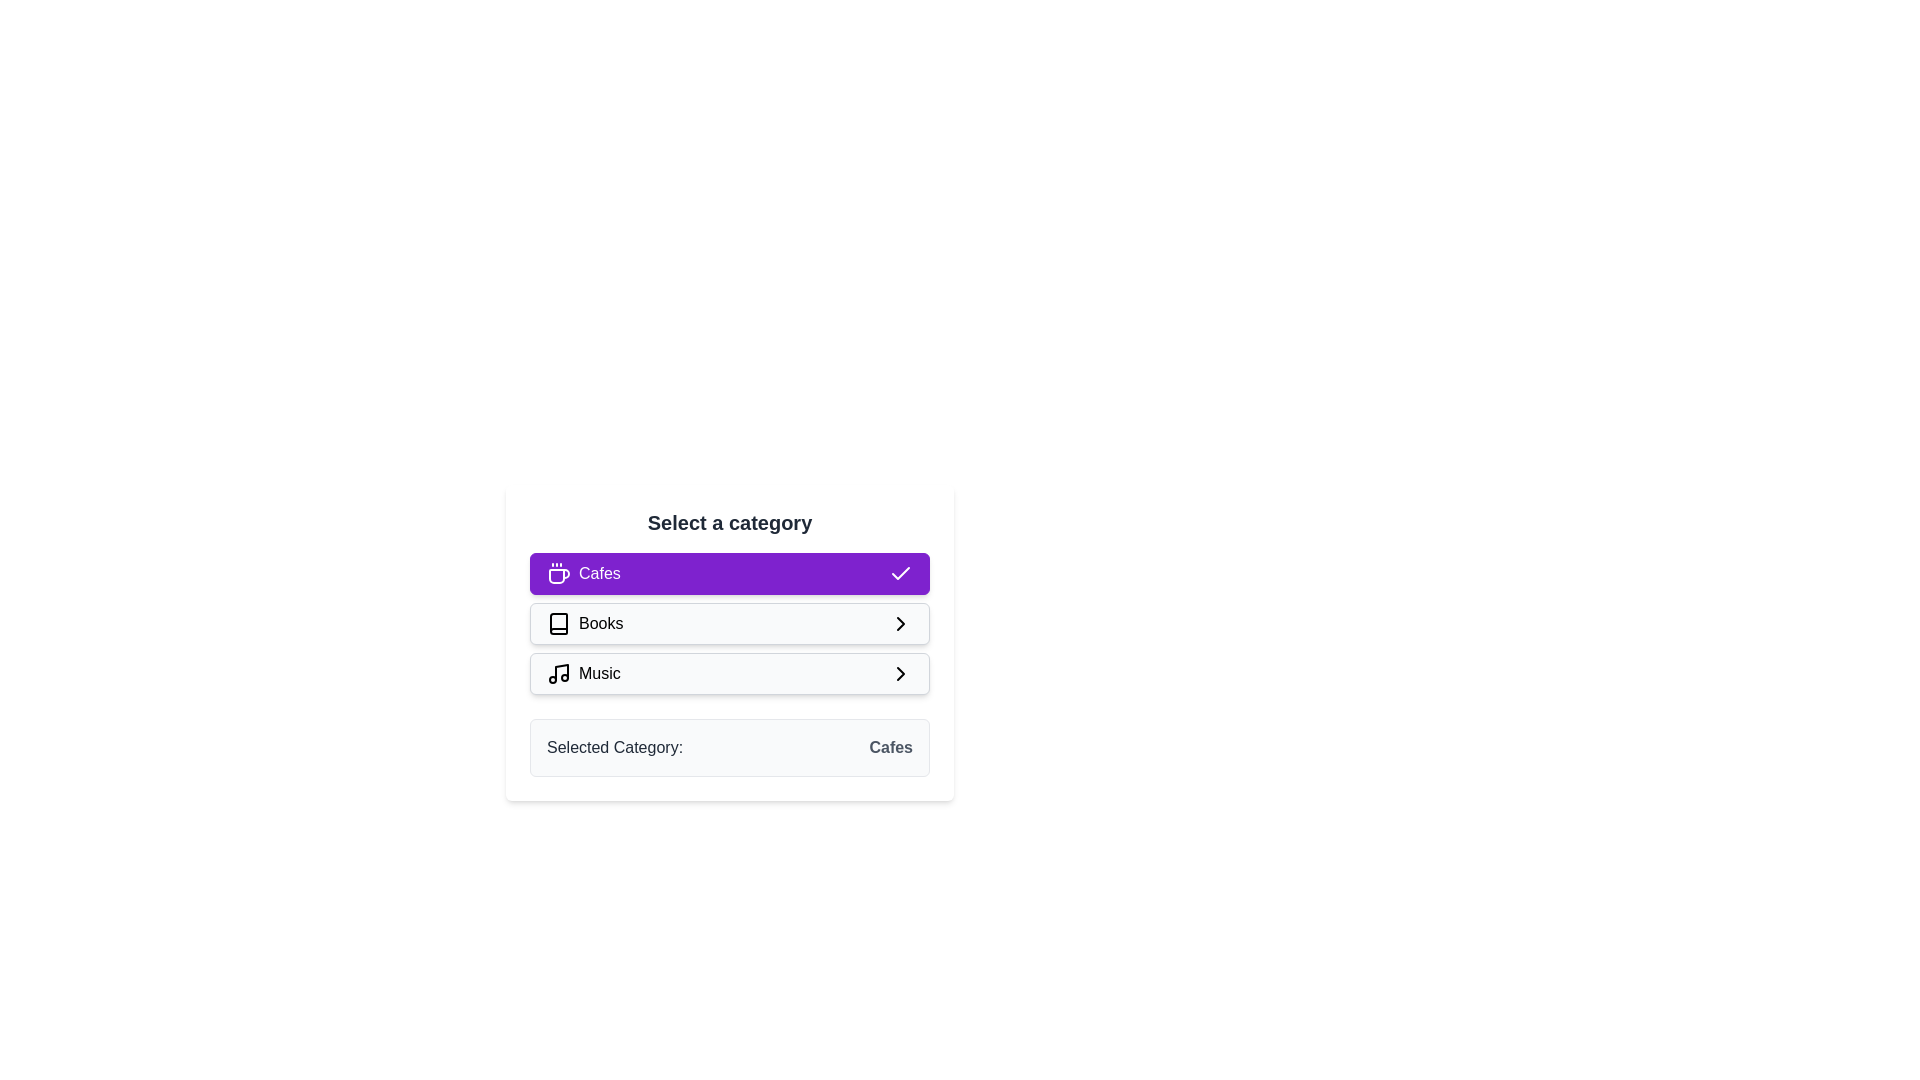  What do you see at coordinates (584, 623) in the screenshot?
I see `the list item element that allows users to select the category labeled 'Books', which is the second item in the vertical list of options` at bounding box center [584, 623].